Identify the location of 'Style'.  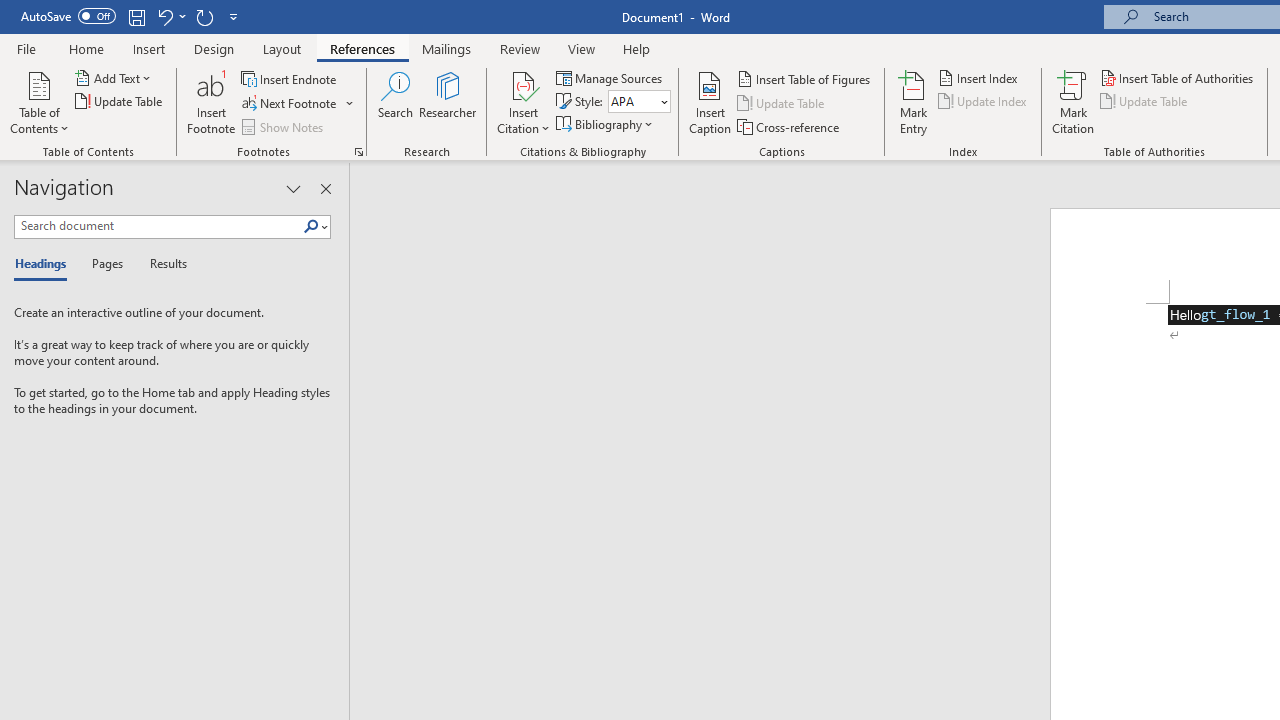
(638, 101).